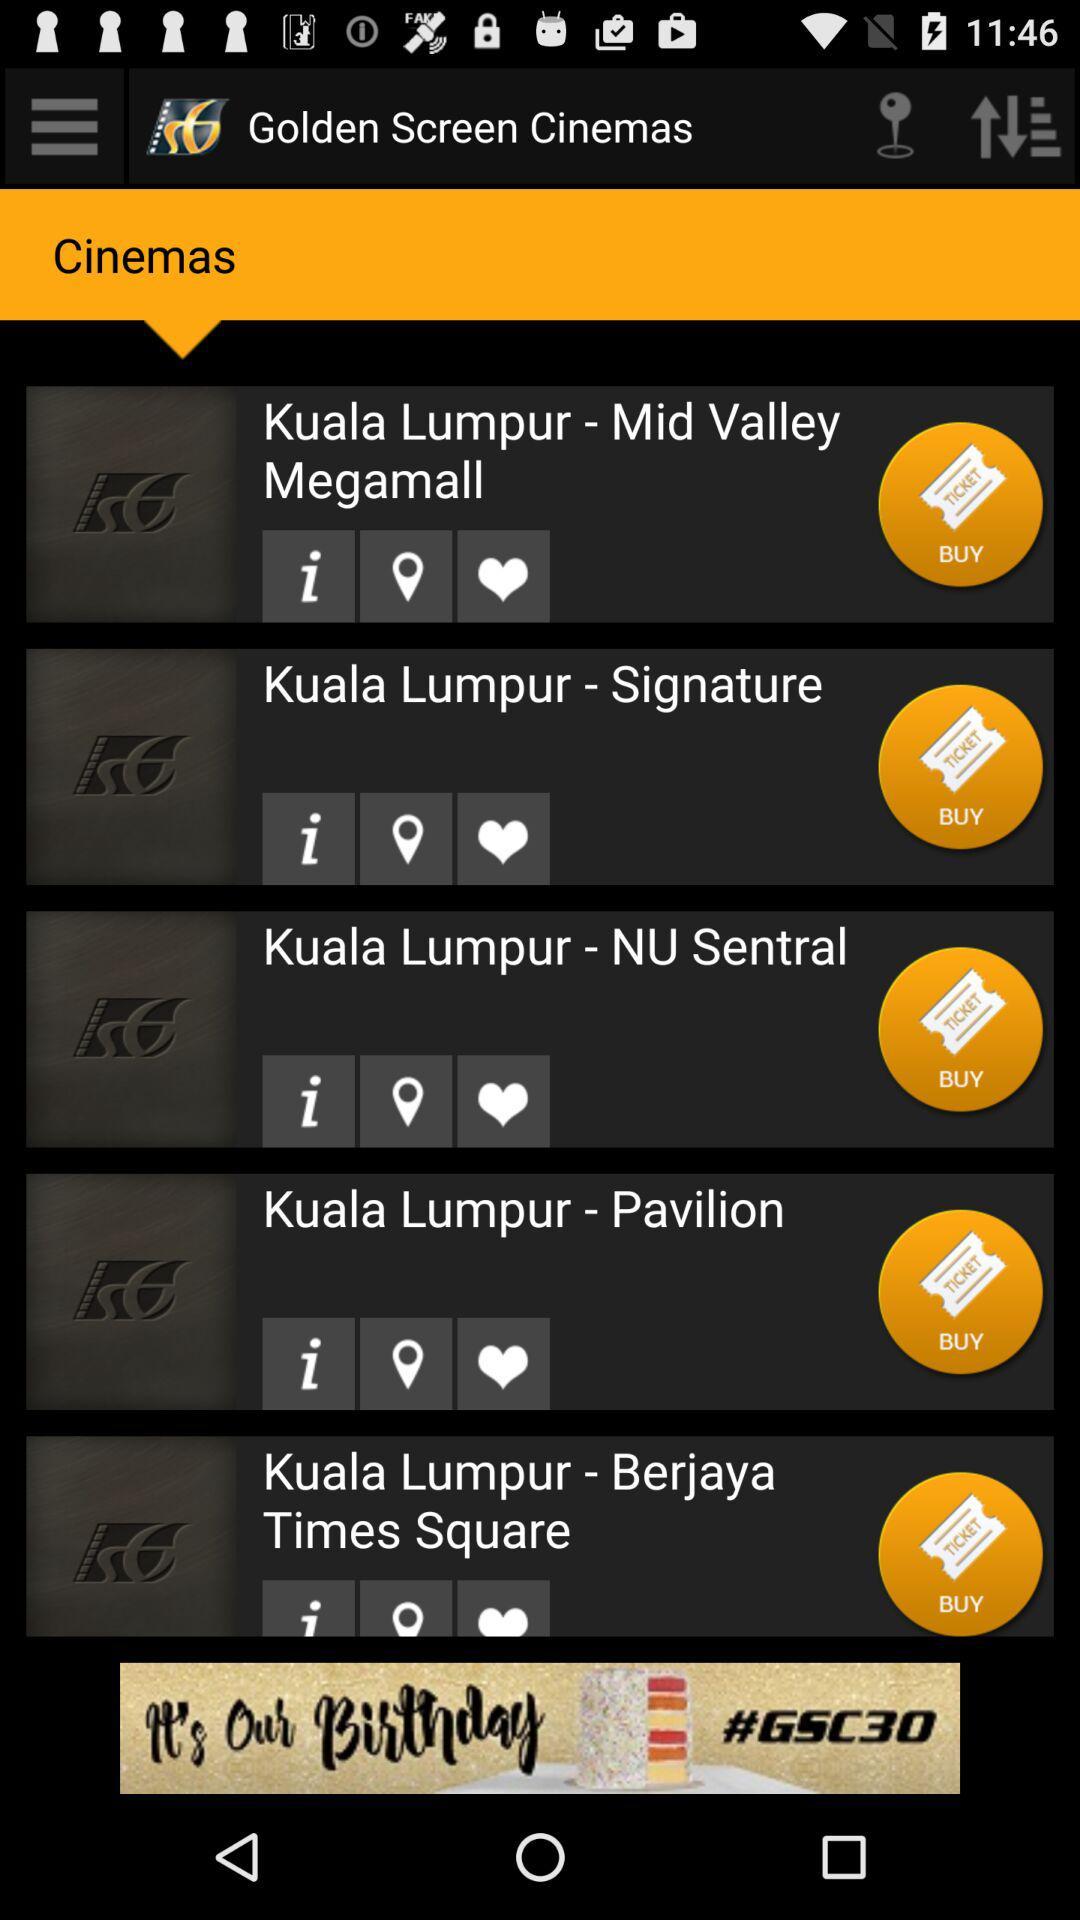 This screenshot has height=1920, width=1080. What do you see at coordinates (405, 575) in the screenshot?
I see `location option` at bounding box center [405, 575].